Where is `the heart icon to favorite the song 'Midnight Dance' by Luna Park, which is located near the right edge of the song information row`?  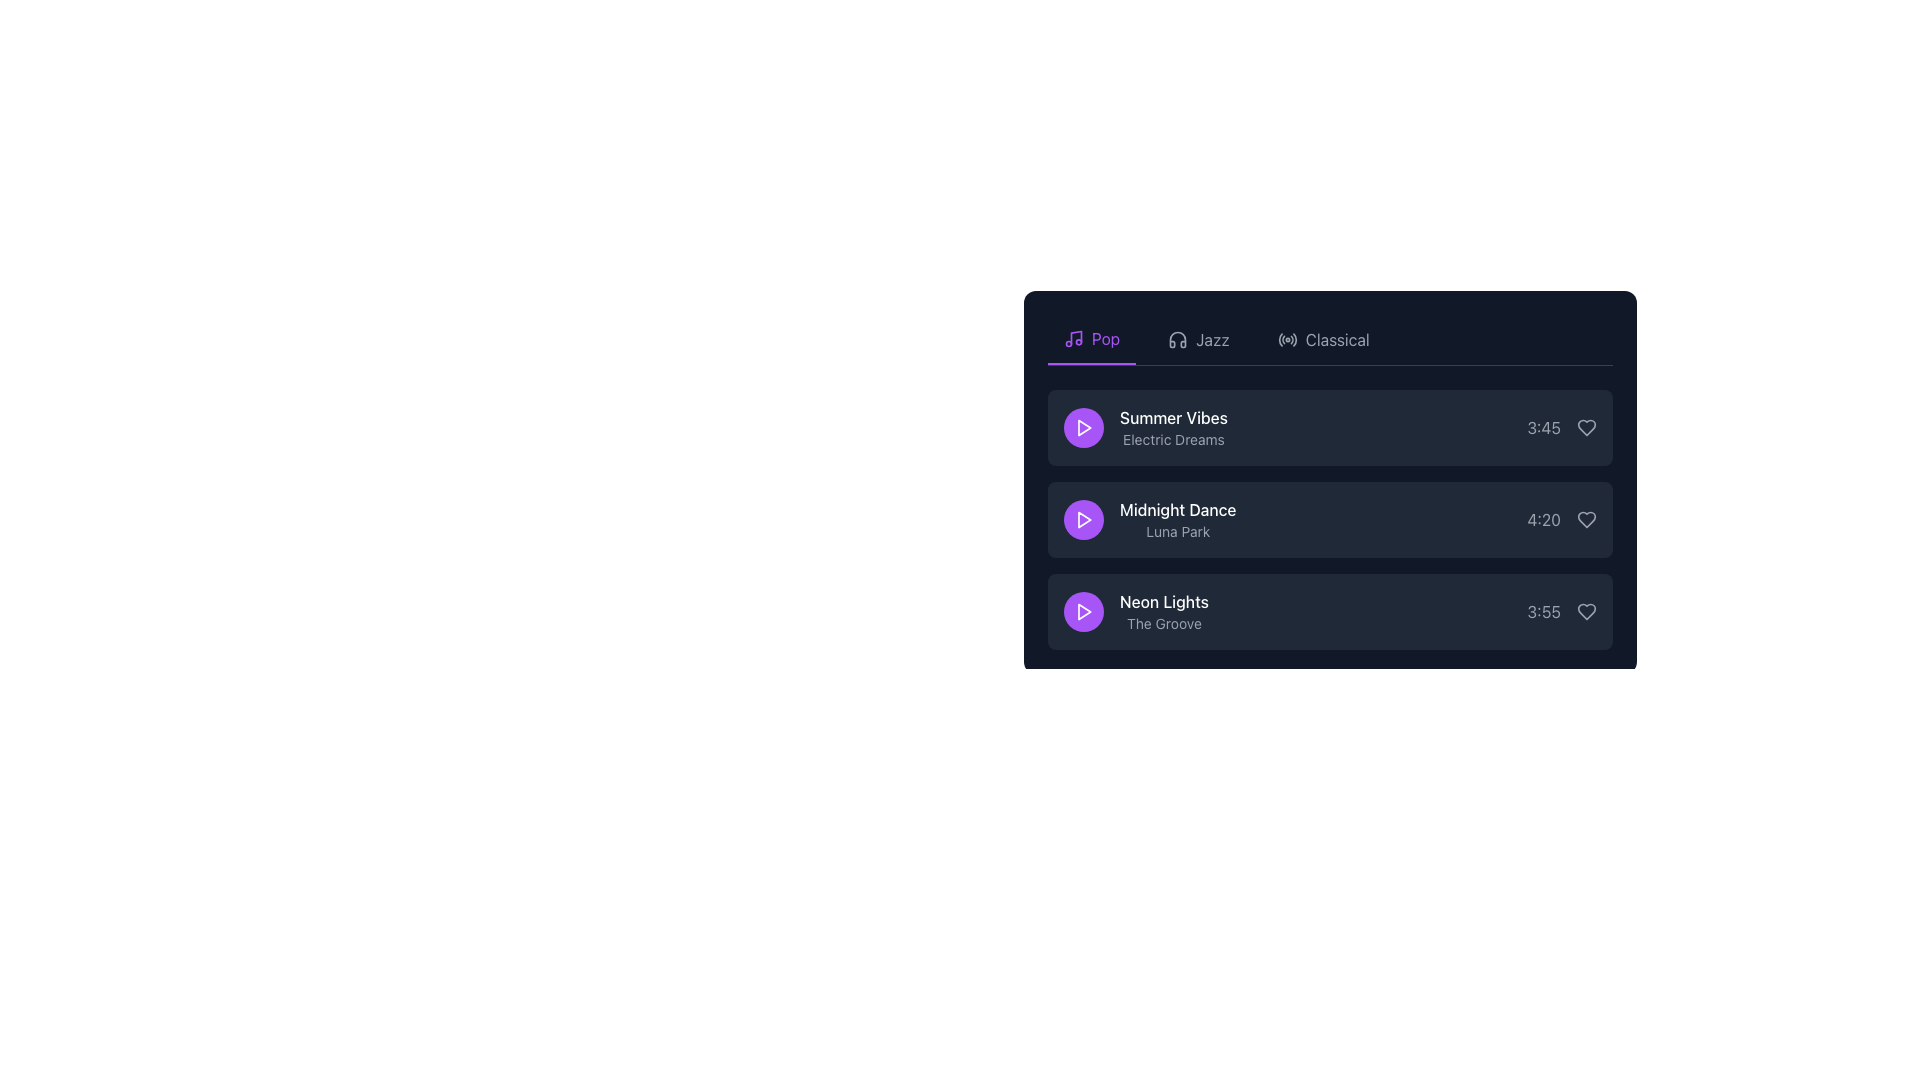 the heart icon to favorite the song 'Midnight Dance' by Luna Park, which is located near the right edge of the song information row is located at coordinates (1586, 519).